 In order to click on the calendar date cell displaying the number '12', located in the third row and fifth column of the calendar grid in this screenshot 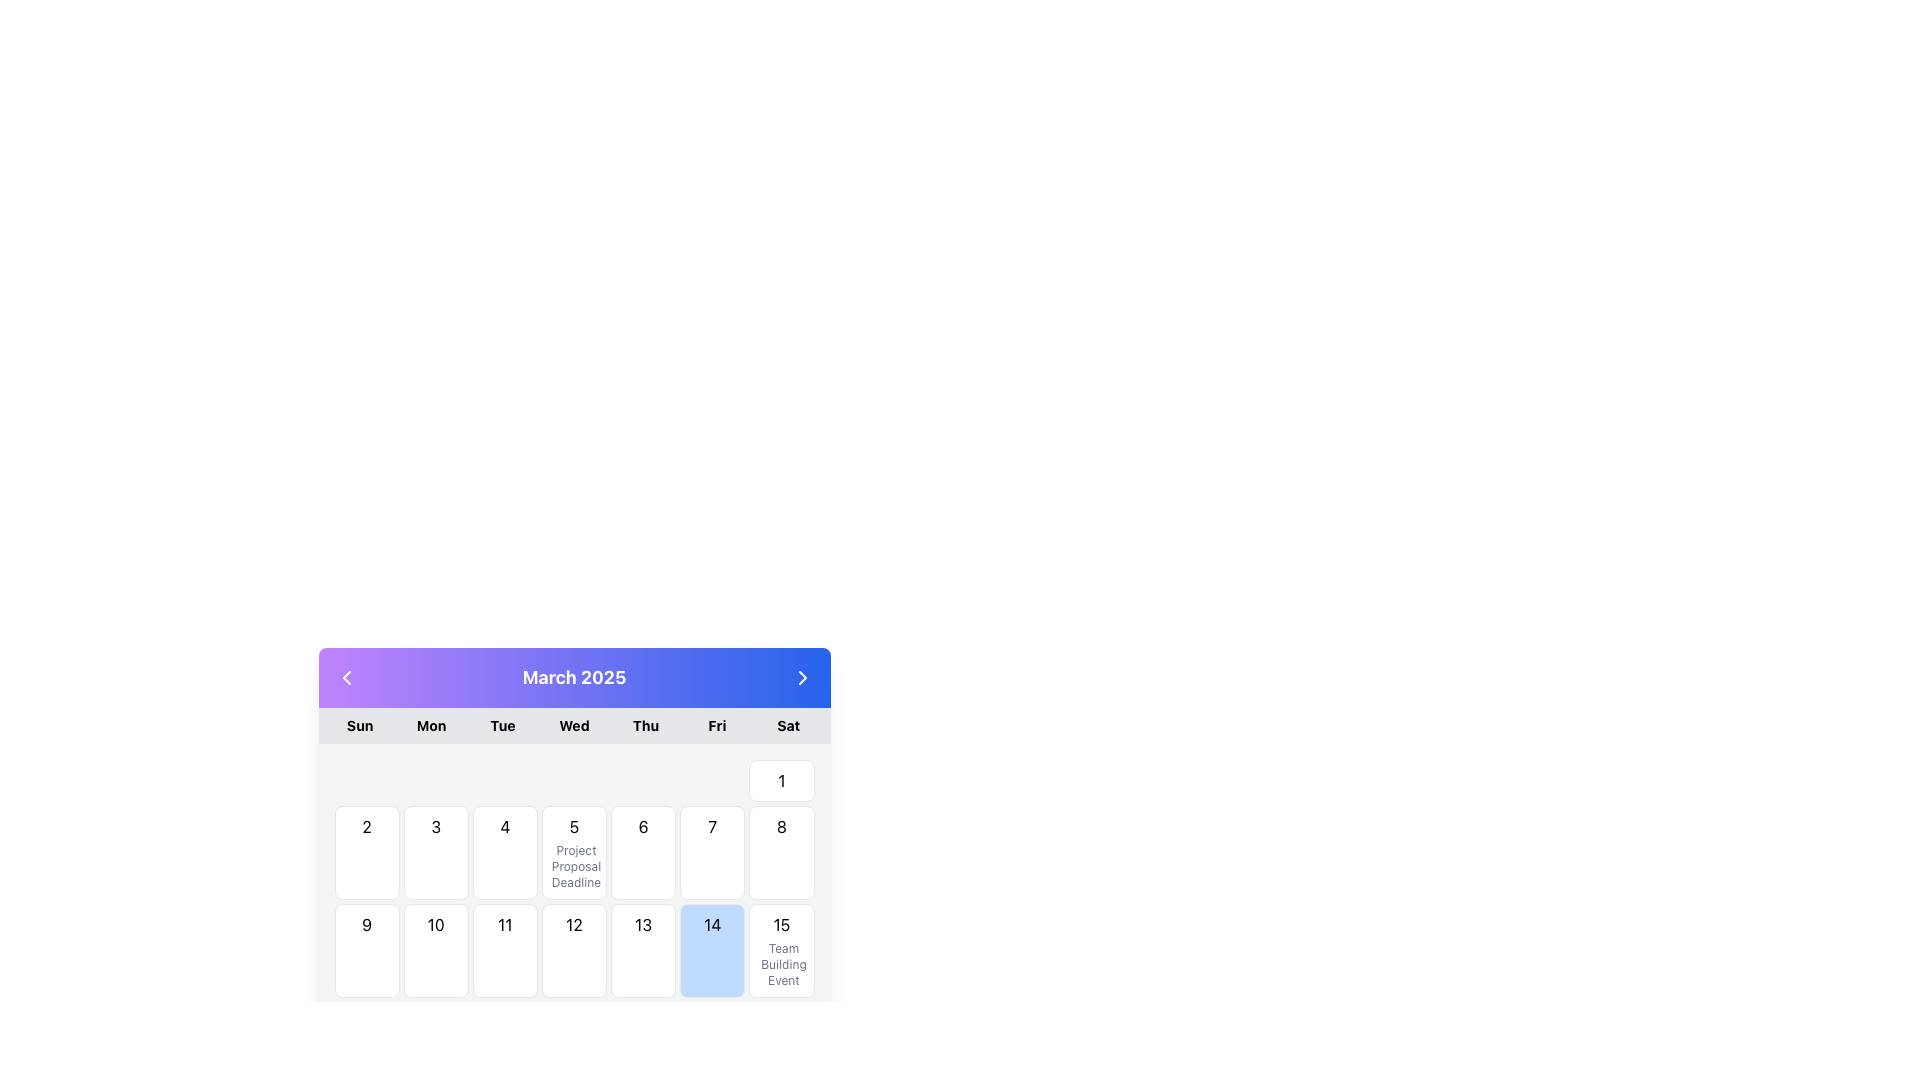, I will do `click(573, 950)`.